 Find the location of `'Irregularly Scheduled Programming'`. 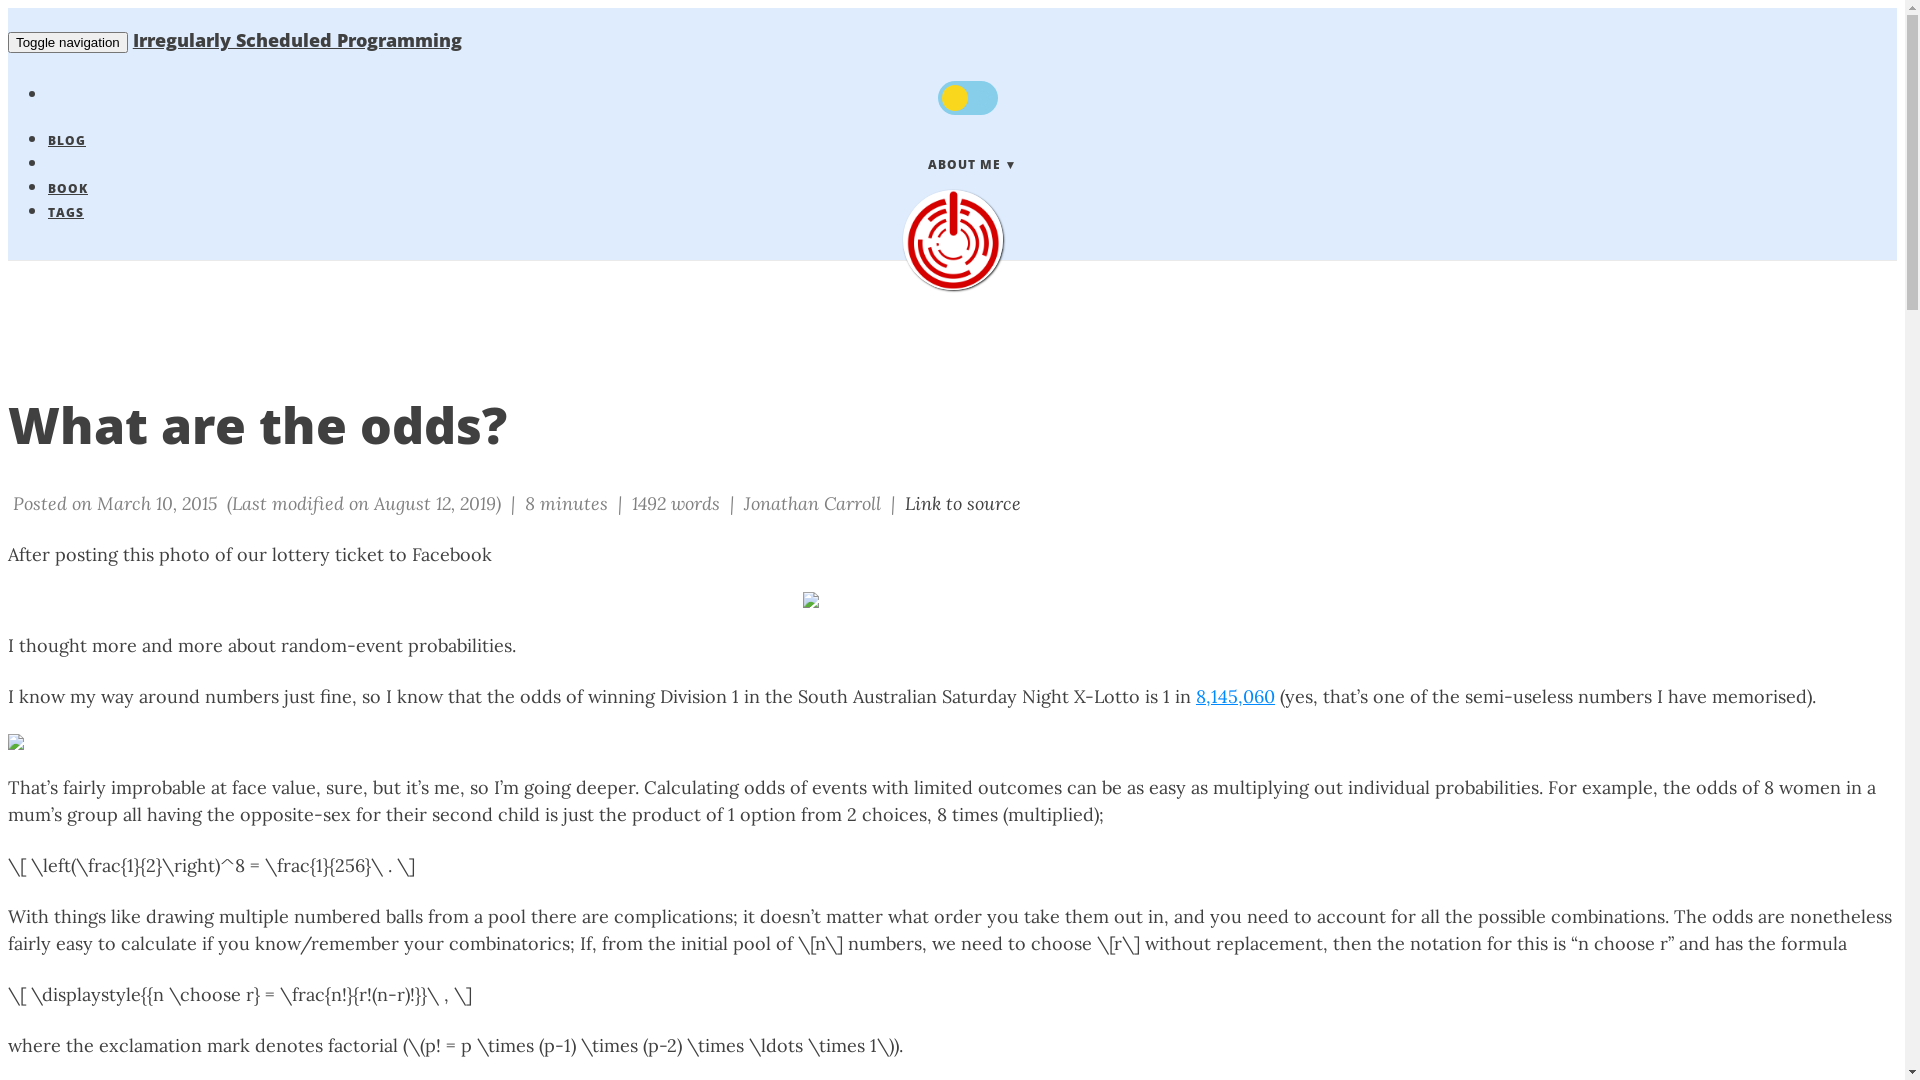

'Irregularly Scheduled Programming' is located at coordinates (296, 39).